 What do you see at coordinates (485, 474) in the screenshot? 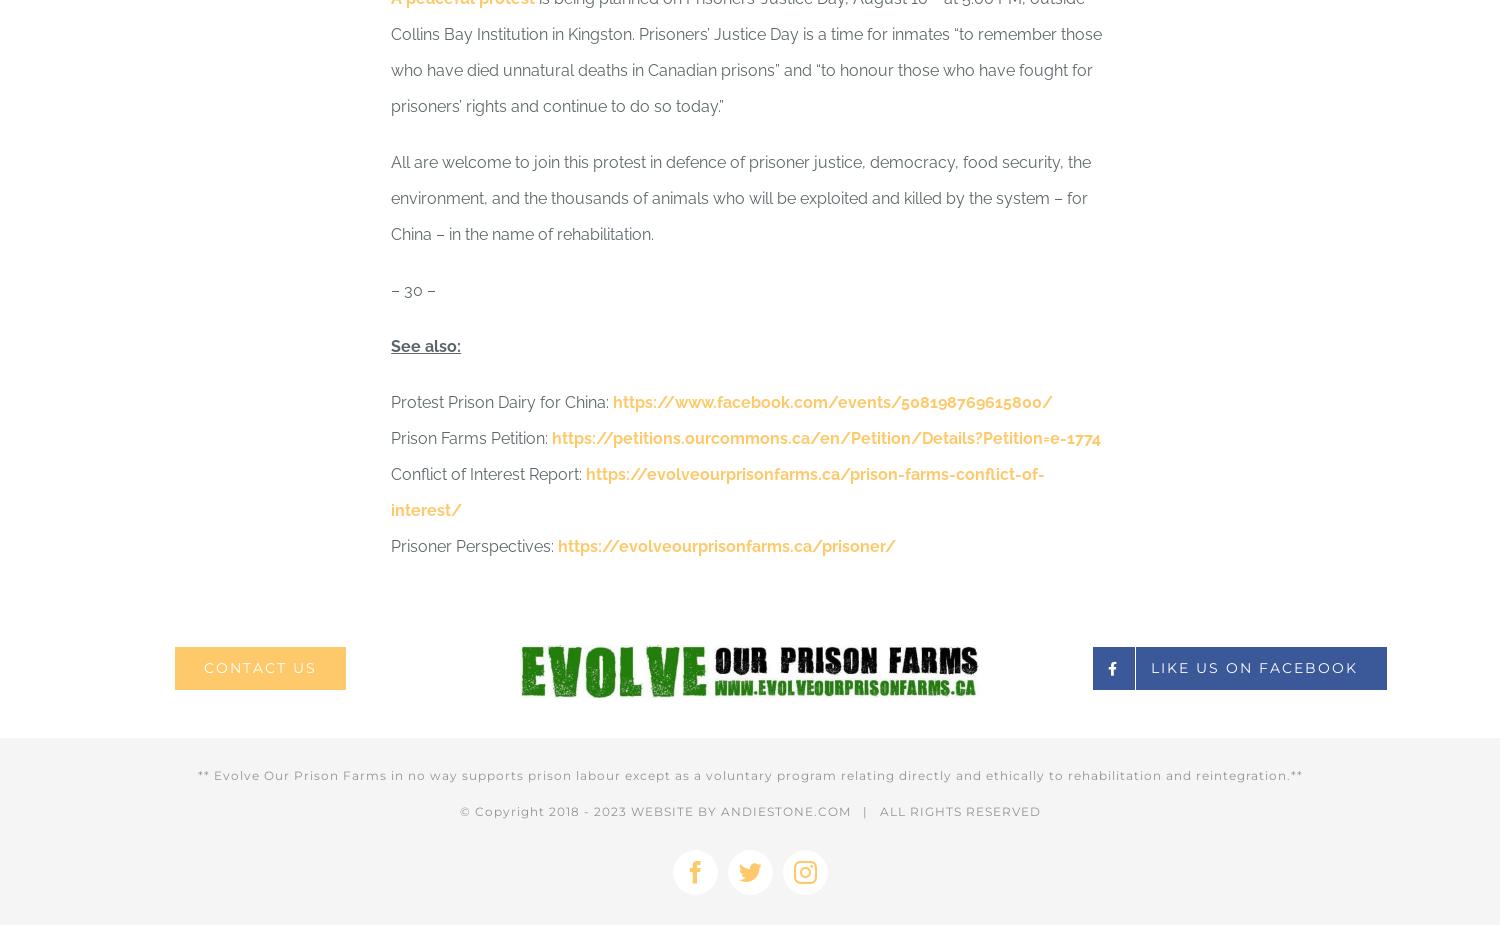
I see `'Conflict of Interest Report:'` at bounding box center [485, 474].